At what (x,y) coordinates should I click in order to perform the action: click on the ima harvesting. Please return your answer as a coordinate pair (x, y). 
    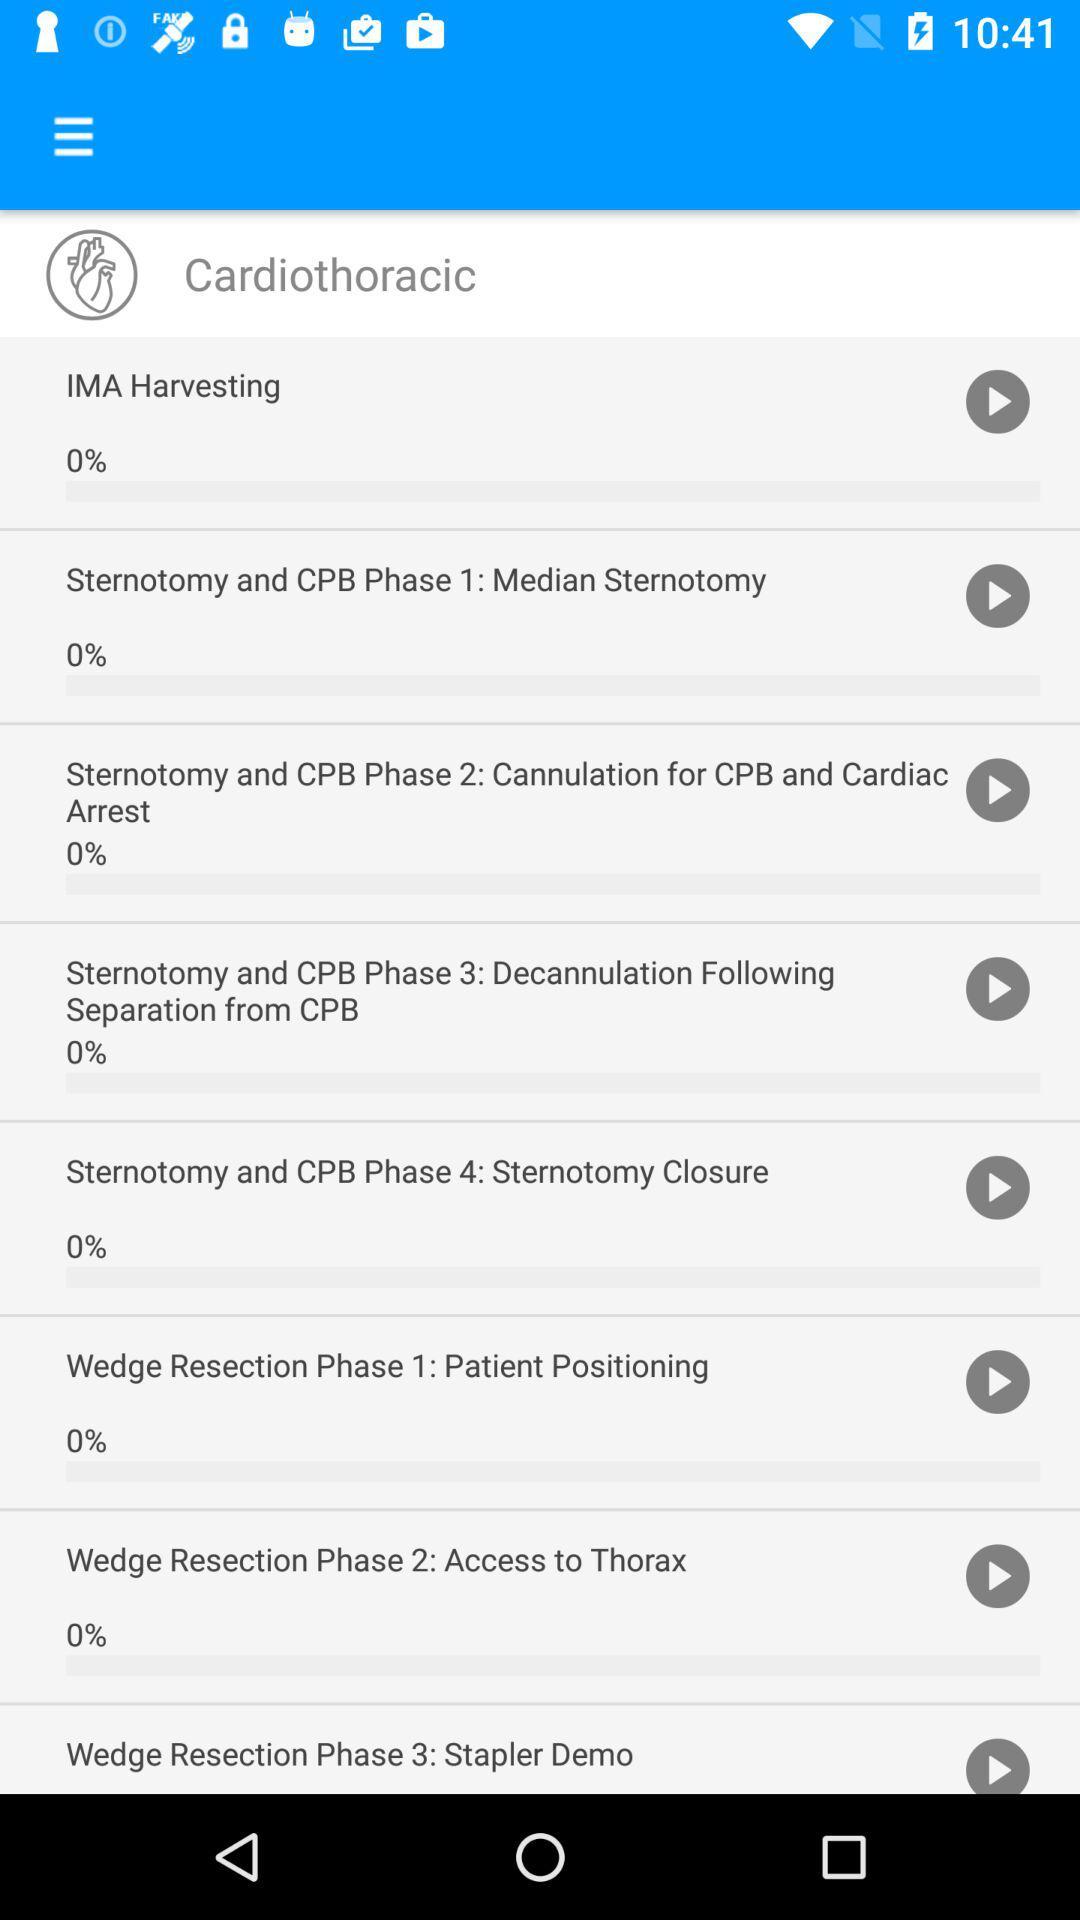
    Looking at the image, I should click on (509, 384).